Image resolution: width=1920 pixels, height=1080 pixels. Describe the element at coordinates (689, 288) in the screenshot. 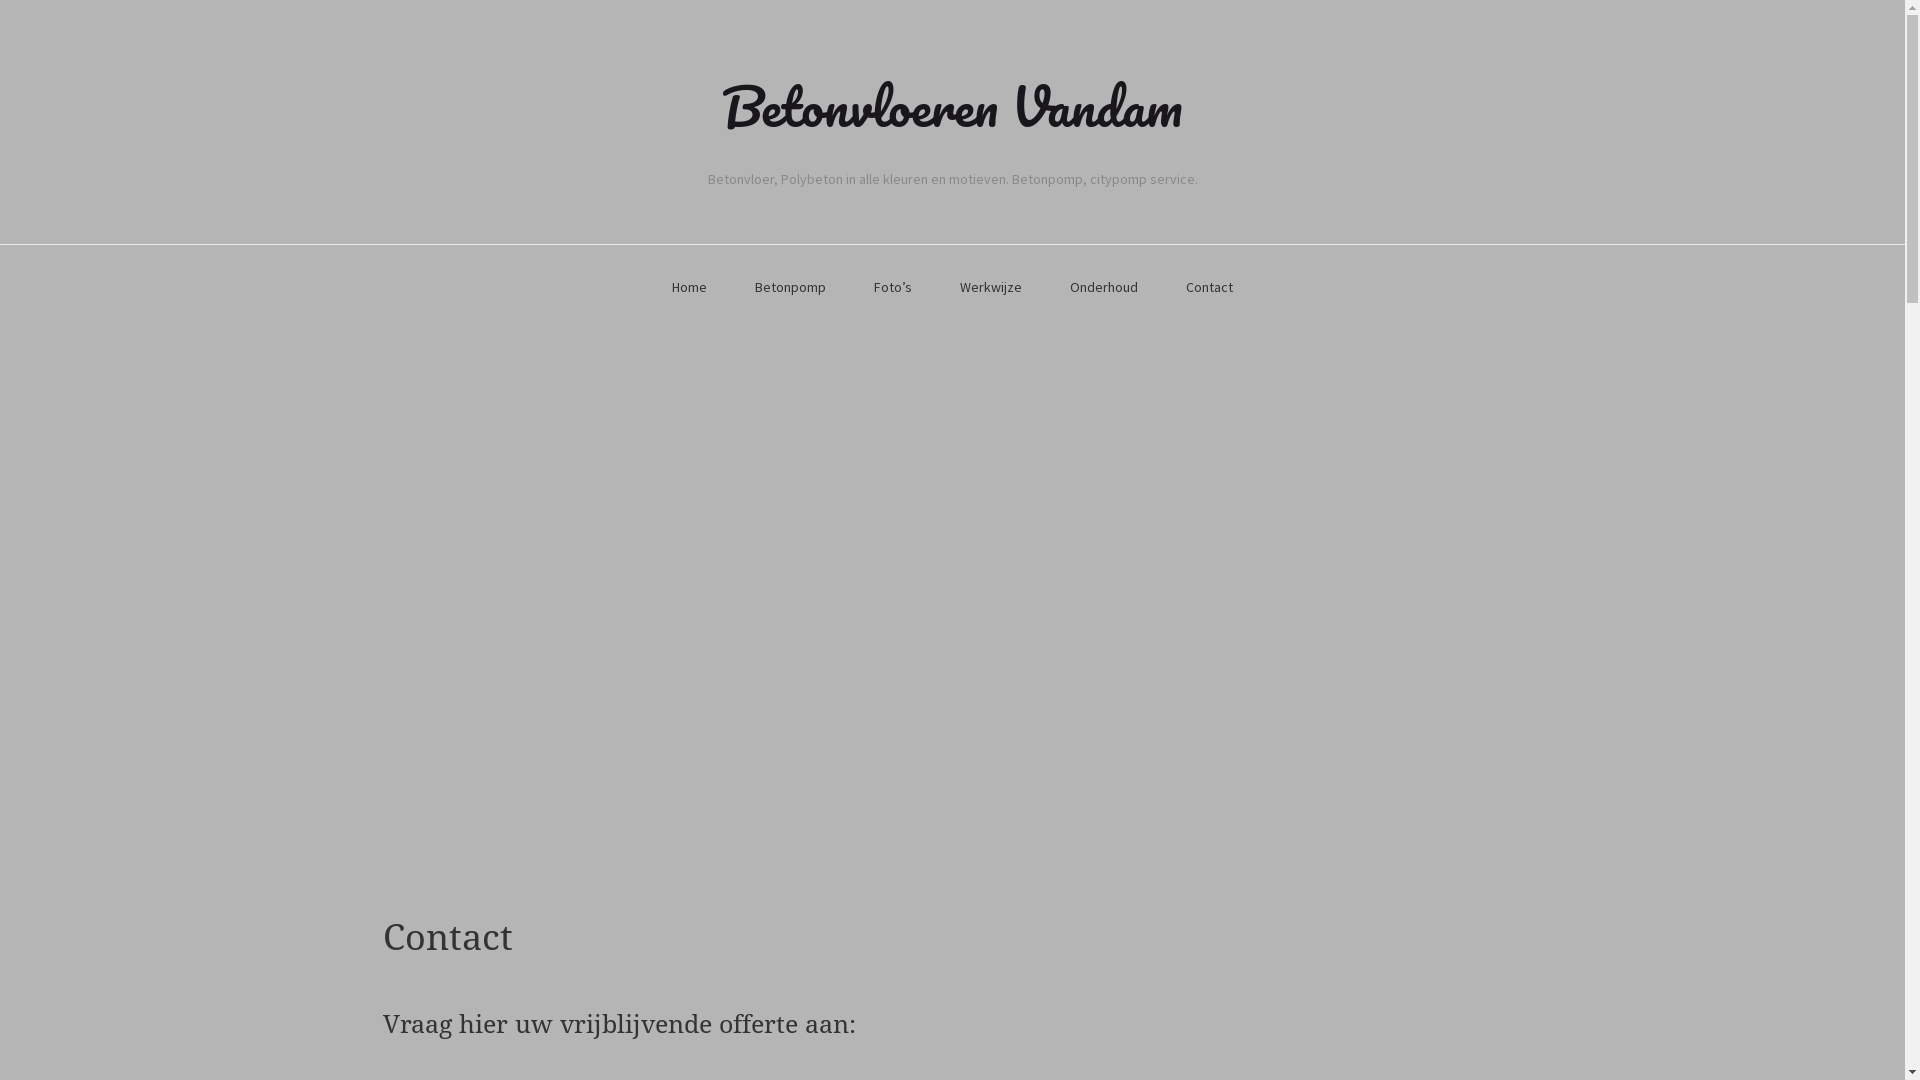

I see `'Home'` at that location.